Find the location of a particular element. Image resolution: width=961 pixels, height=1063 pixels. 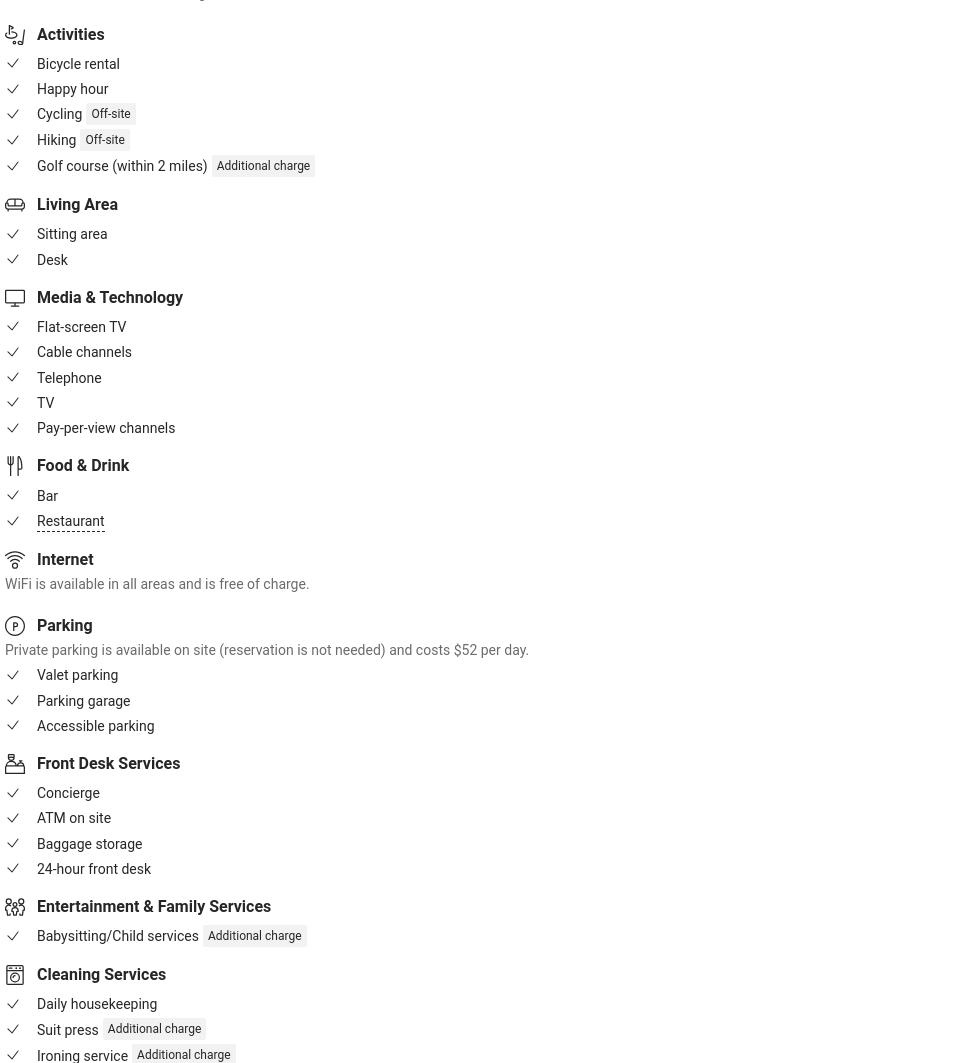

'WiFi is available in all areas and is free of charge.' is located at coordinates (156, 581).